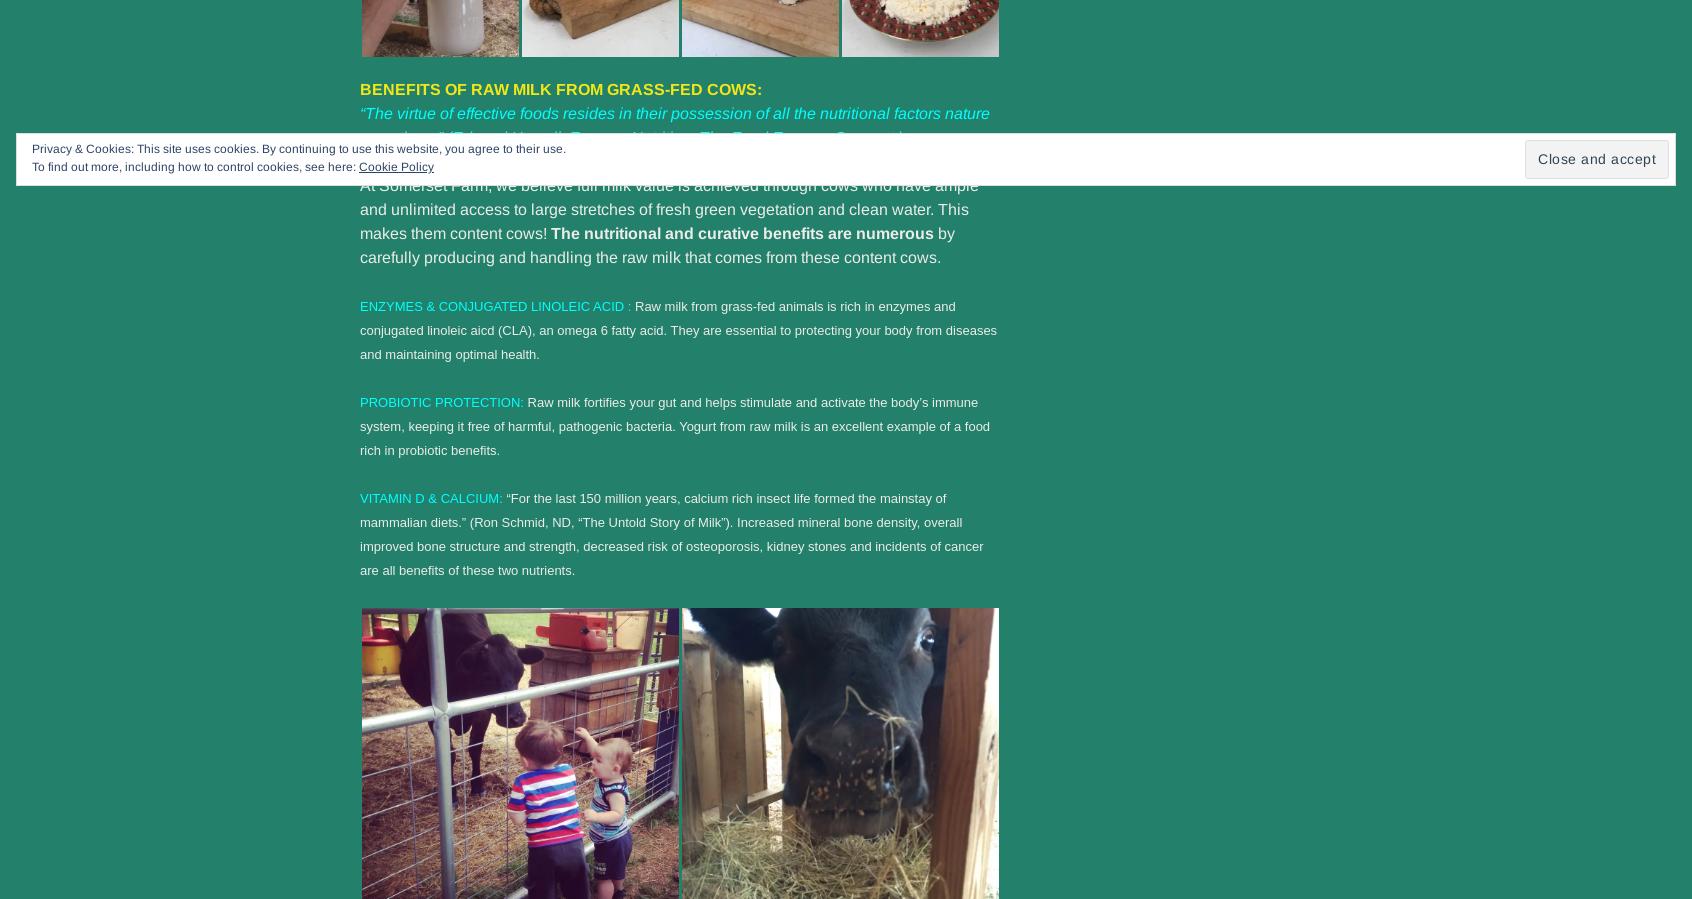  I want to click on 'Raw milk fortifies your gut and helps stimulate and activate the body’s immune system, keeping it free of harmful, pathogenic bacteria. Yogurt from raw milk is an excellent example of a food rich in probiotic benefits.', so click(674, 424).